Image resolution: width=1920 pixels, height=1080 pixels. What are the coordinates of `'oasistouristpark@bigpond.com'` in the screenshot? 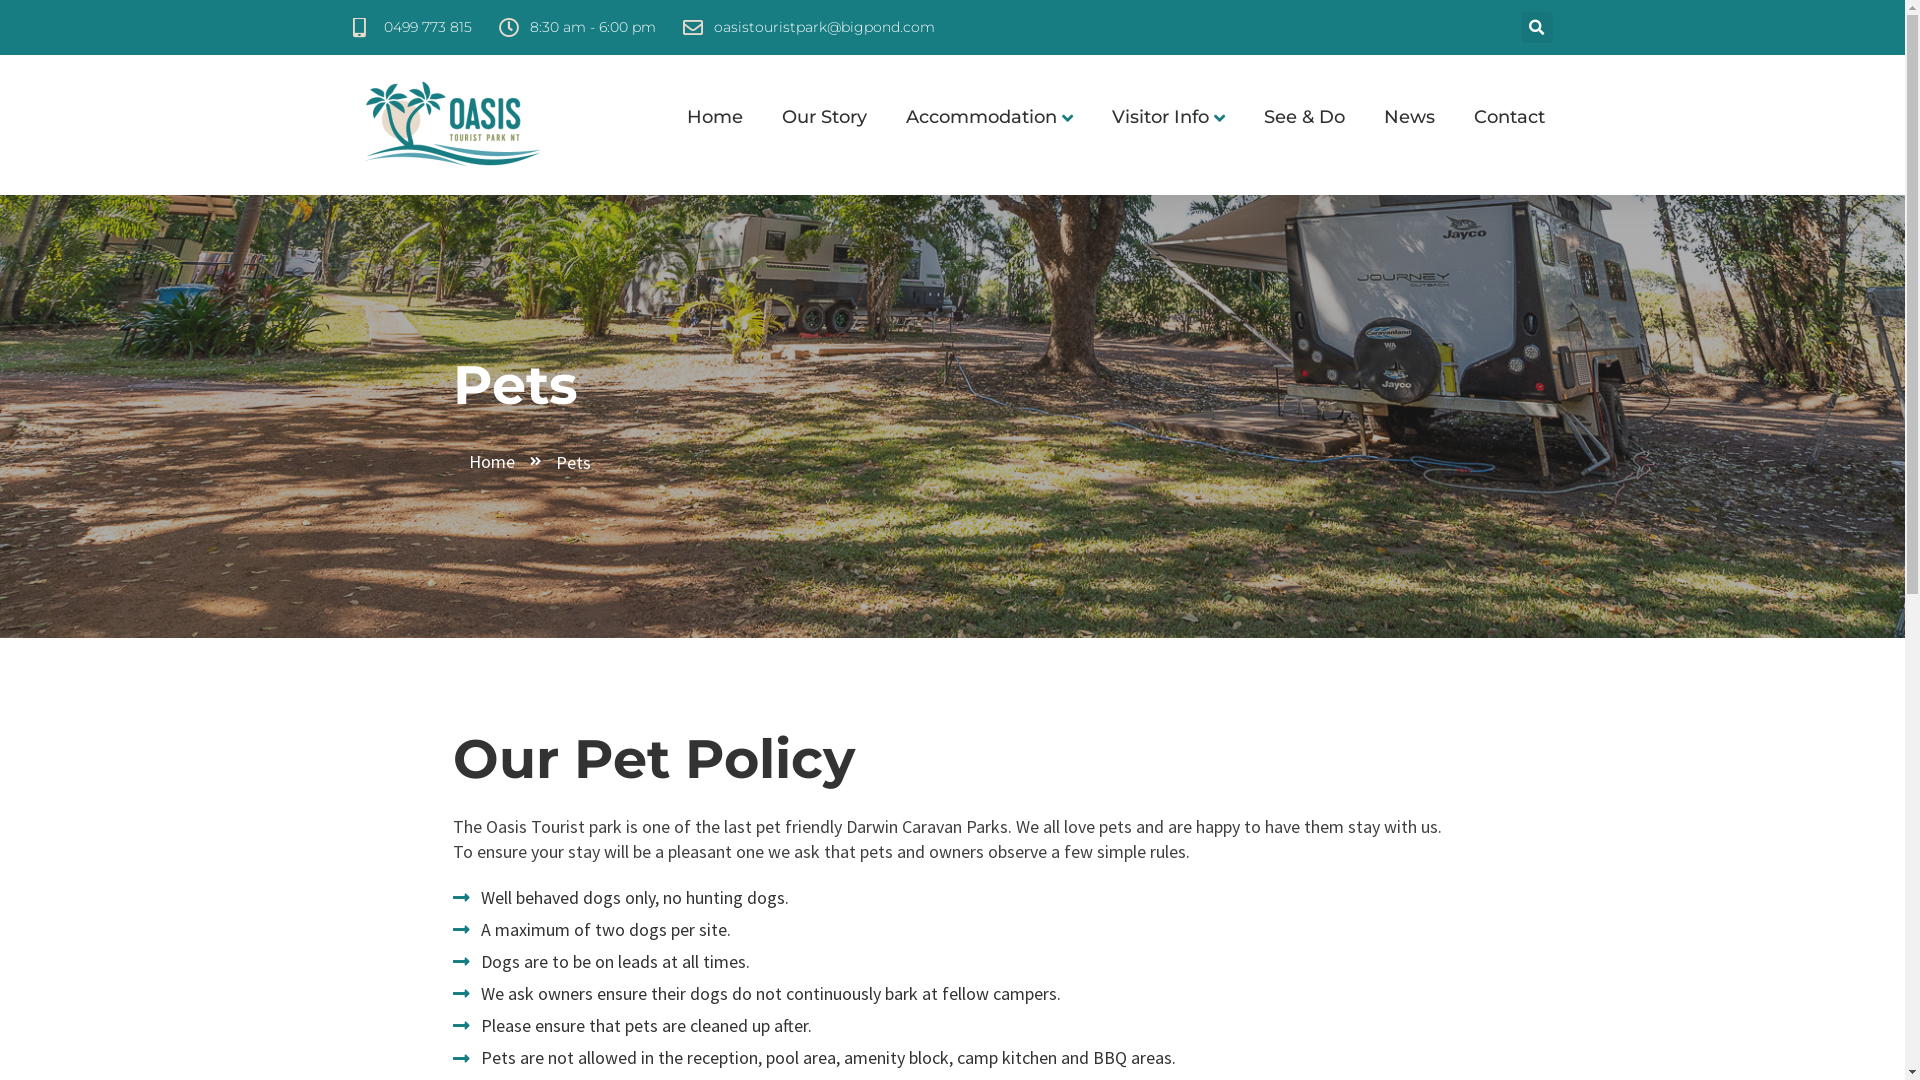 It's located at (807, 27).